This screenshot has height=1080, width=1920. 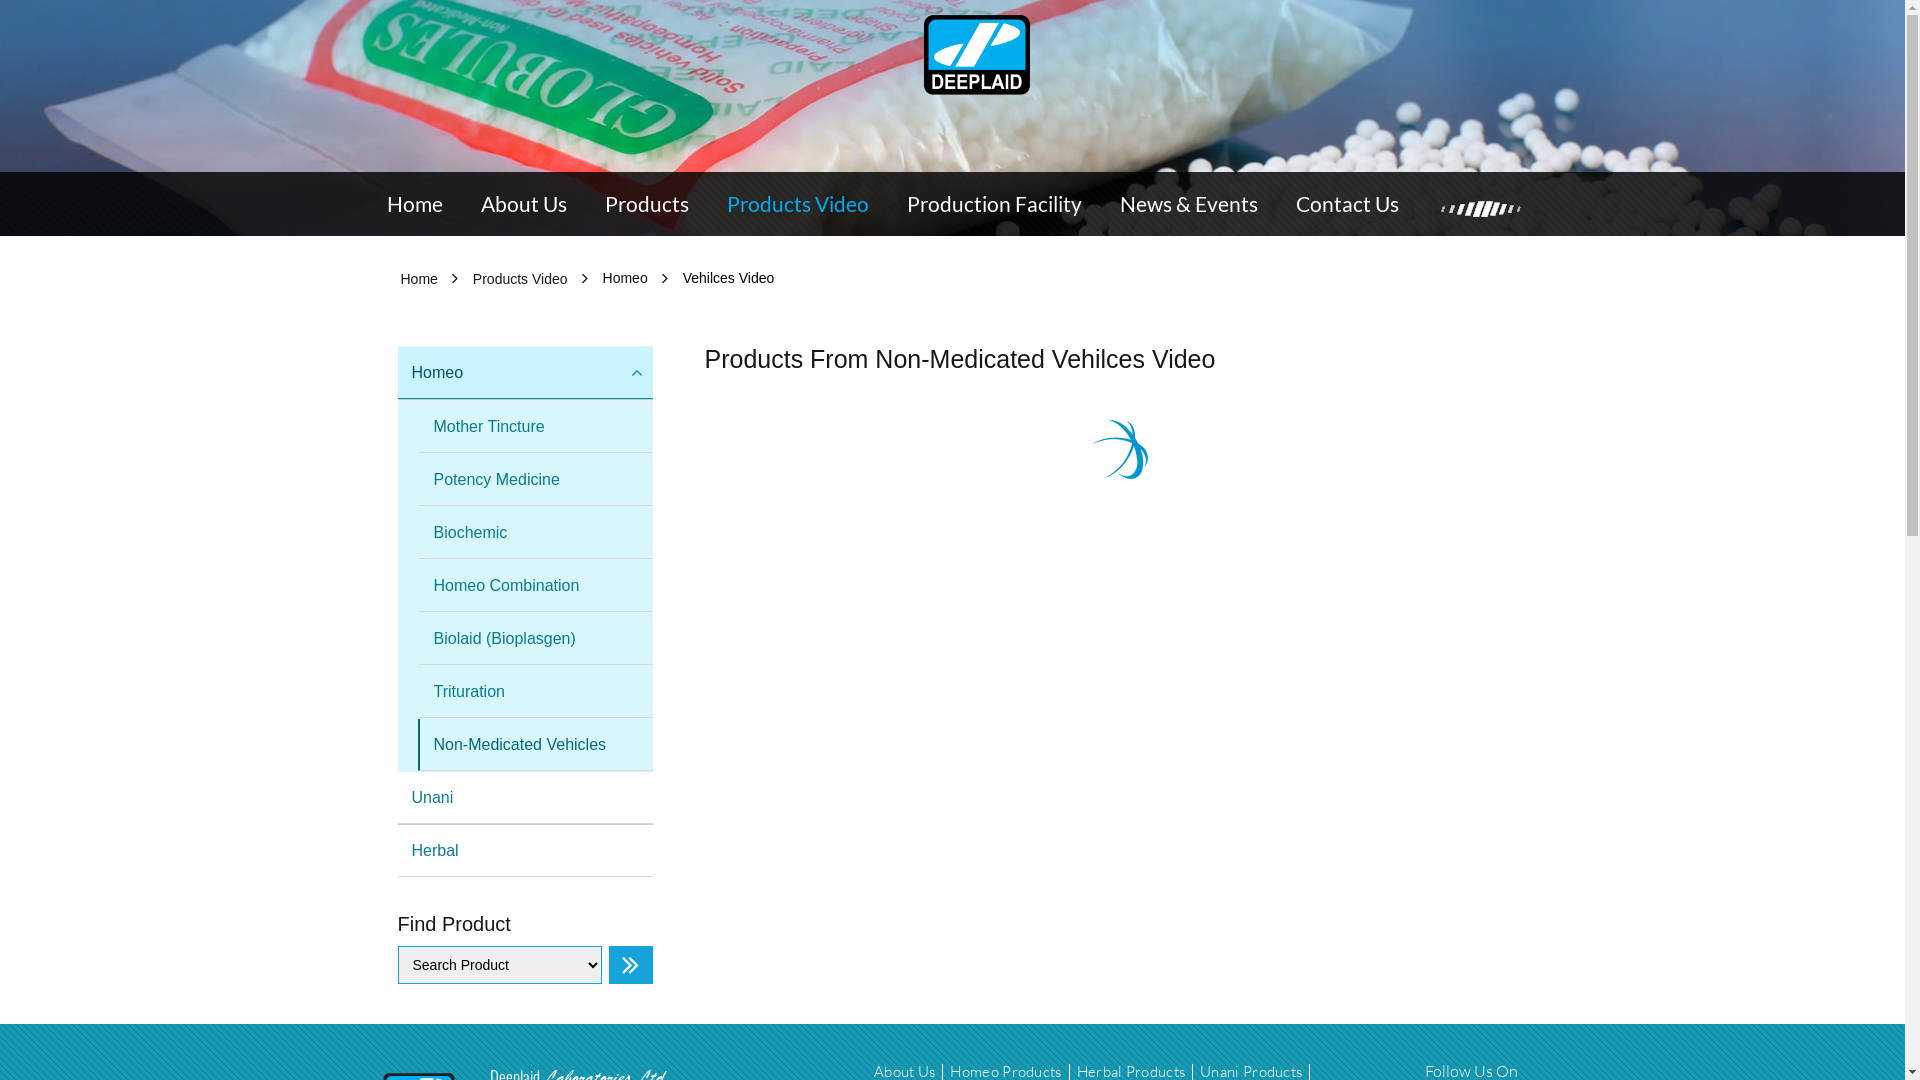 I want to click on 'Non-Medicated Vehicles', so click(x=535, y=744).